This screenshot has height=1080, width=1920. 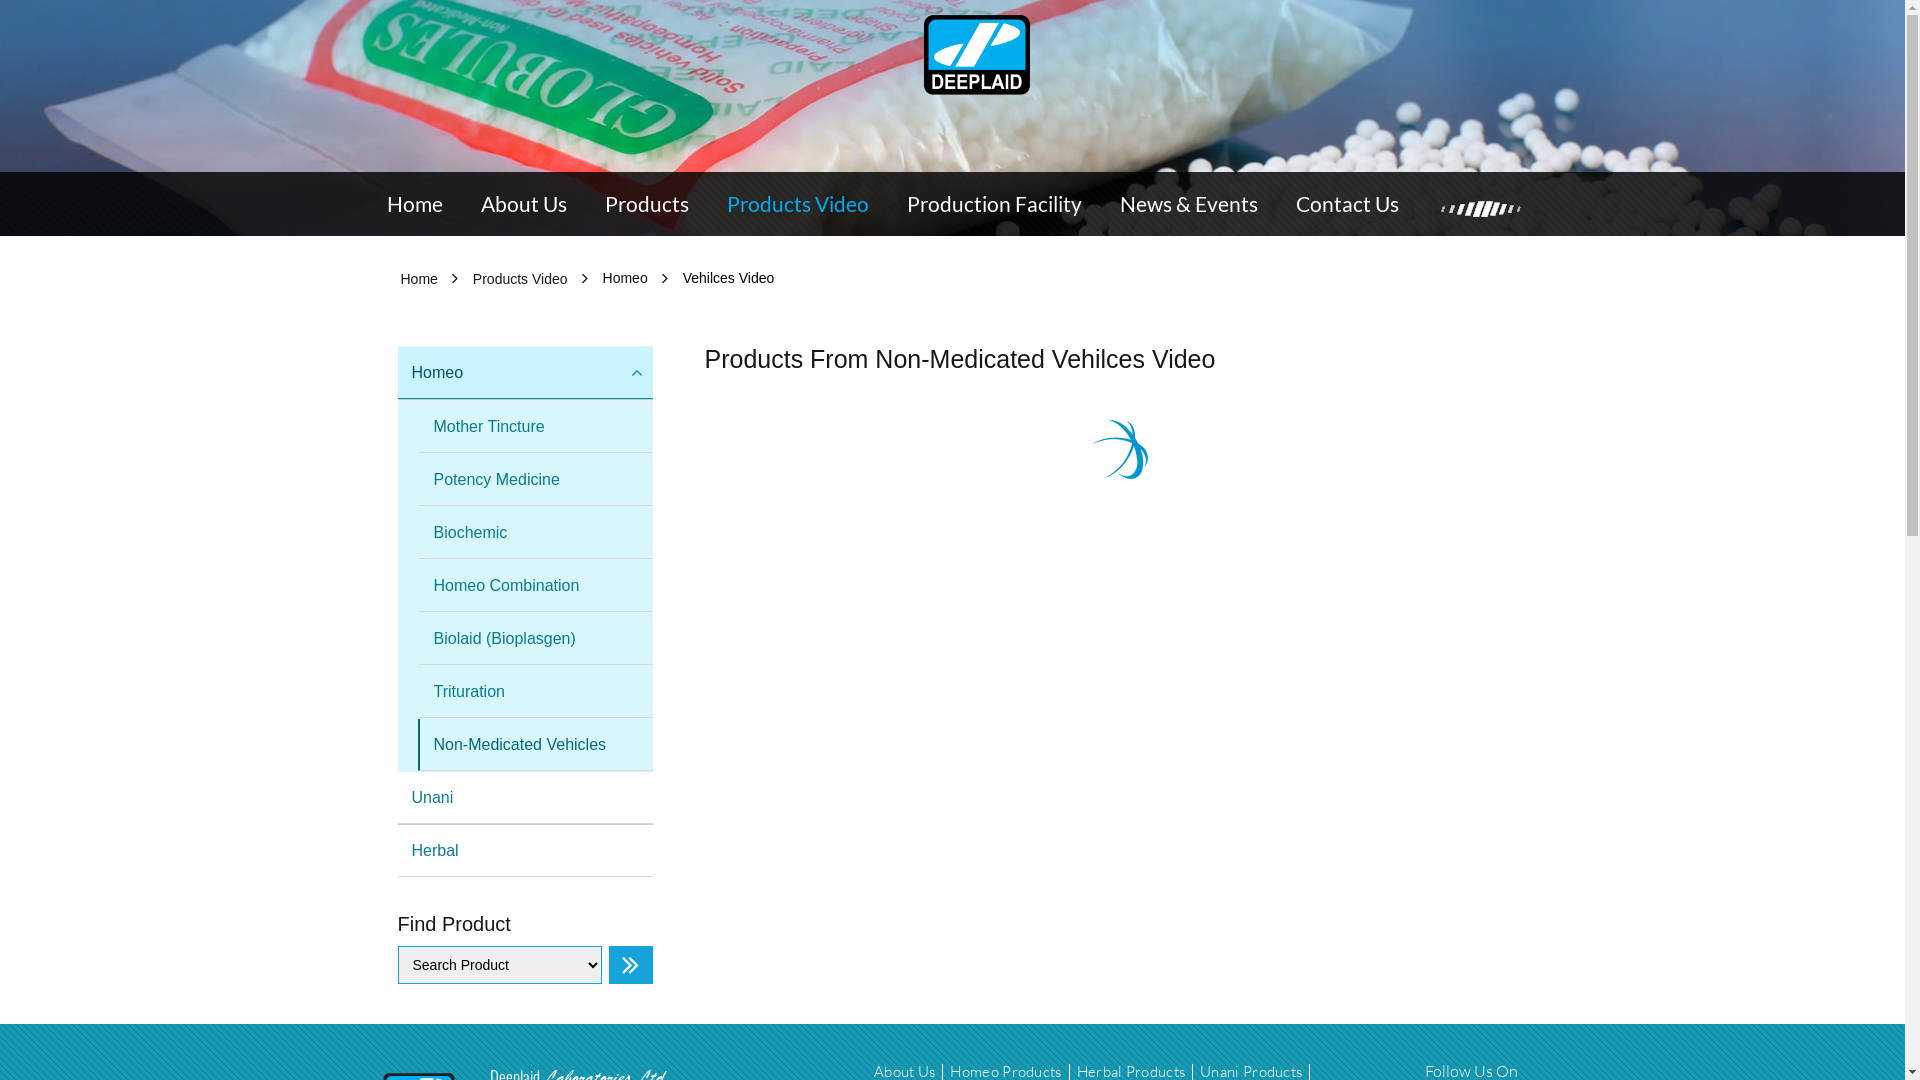 I want to click on 'Non-Medicated Vehicles', so click(x=535, y=744).